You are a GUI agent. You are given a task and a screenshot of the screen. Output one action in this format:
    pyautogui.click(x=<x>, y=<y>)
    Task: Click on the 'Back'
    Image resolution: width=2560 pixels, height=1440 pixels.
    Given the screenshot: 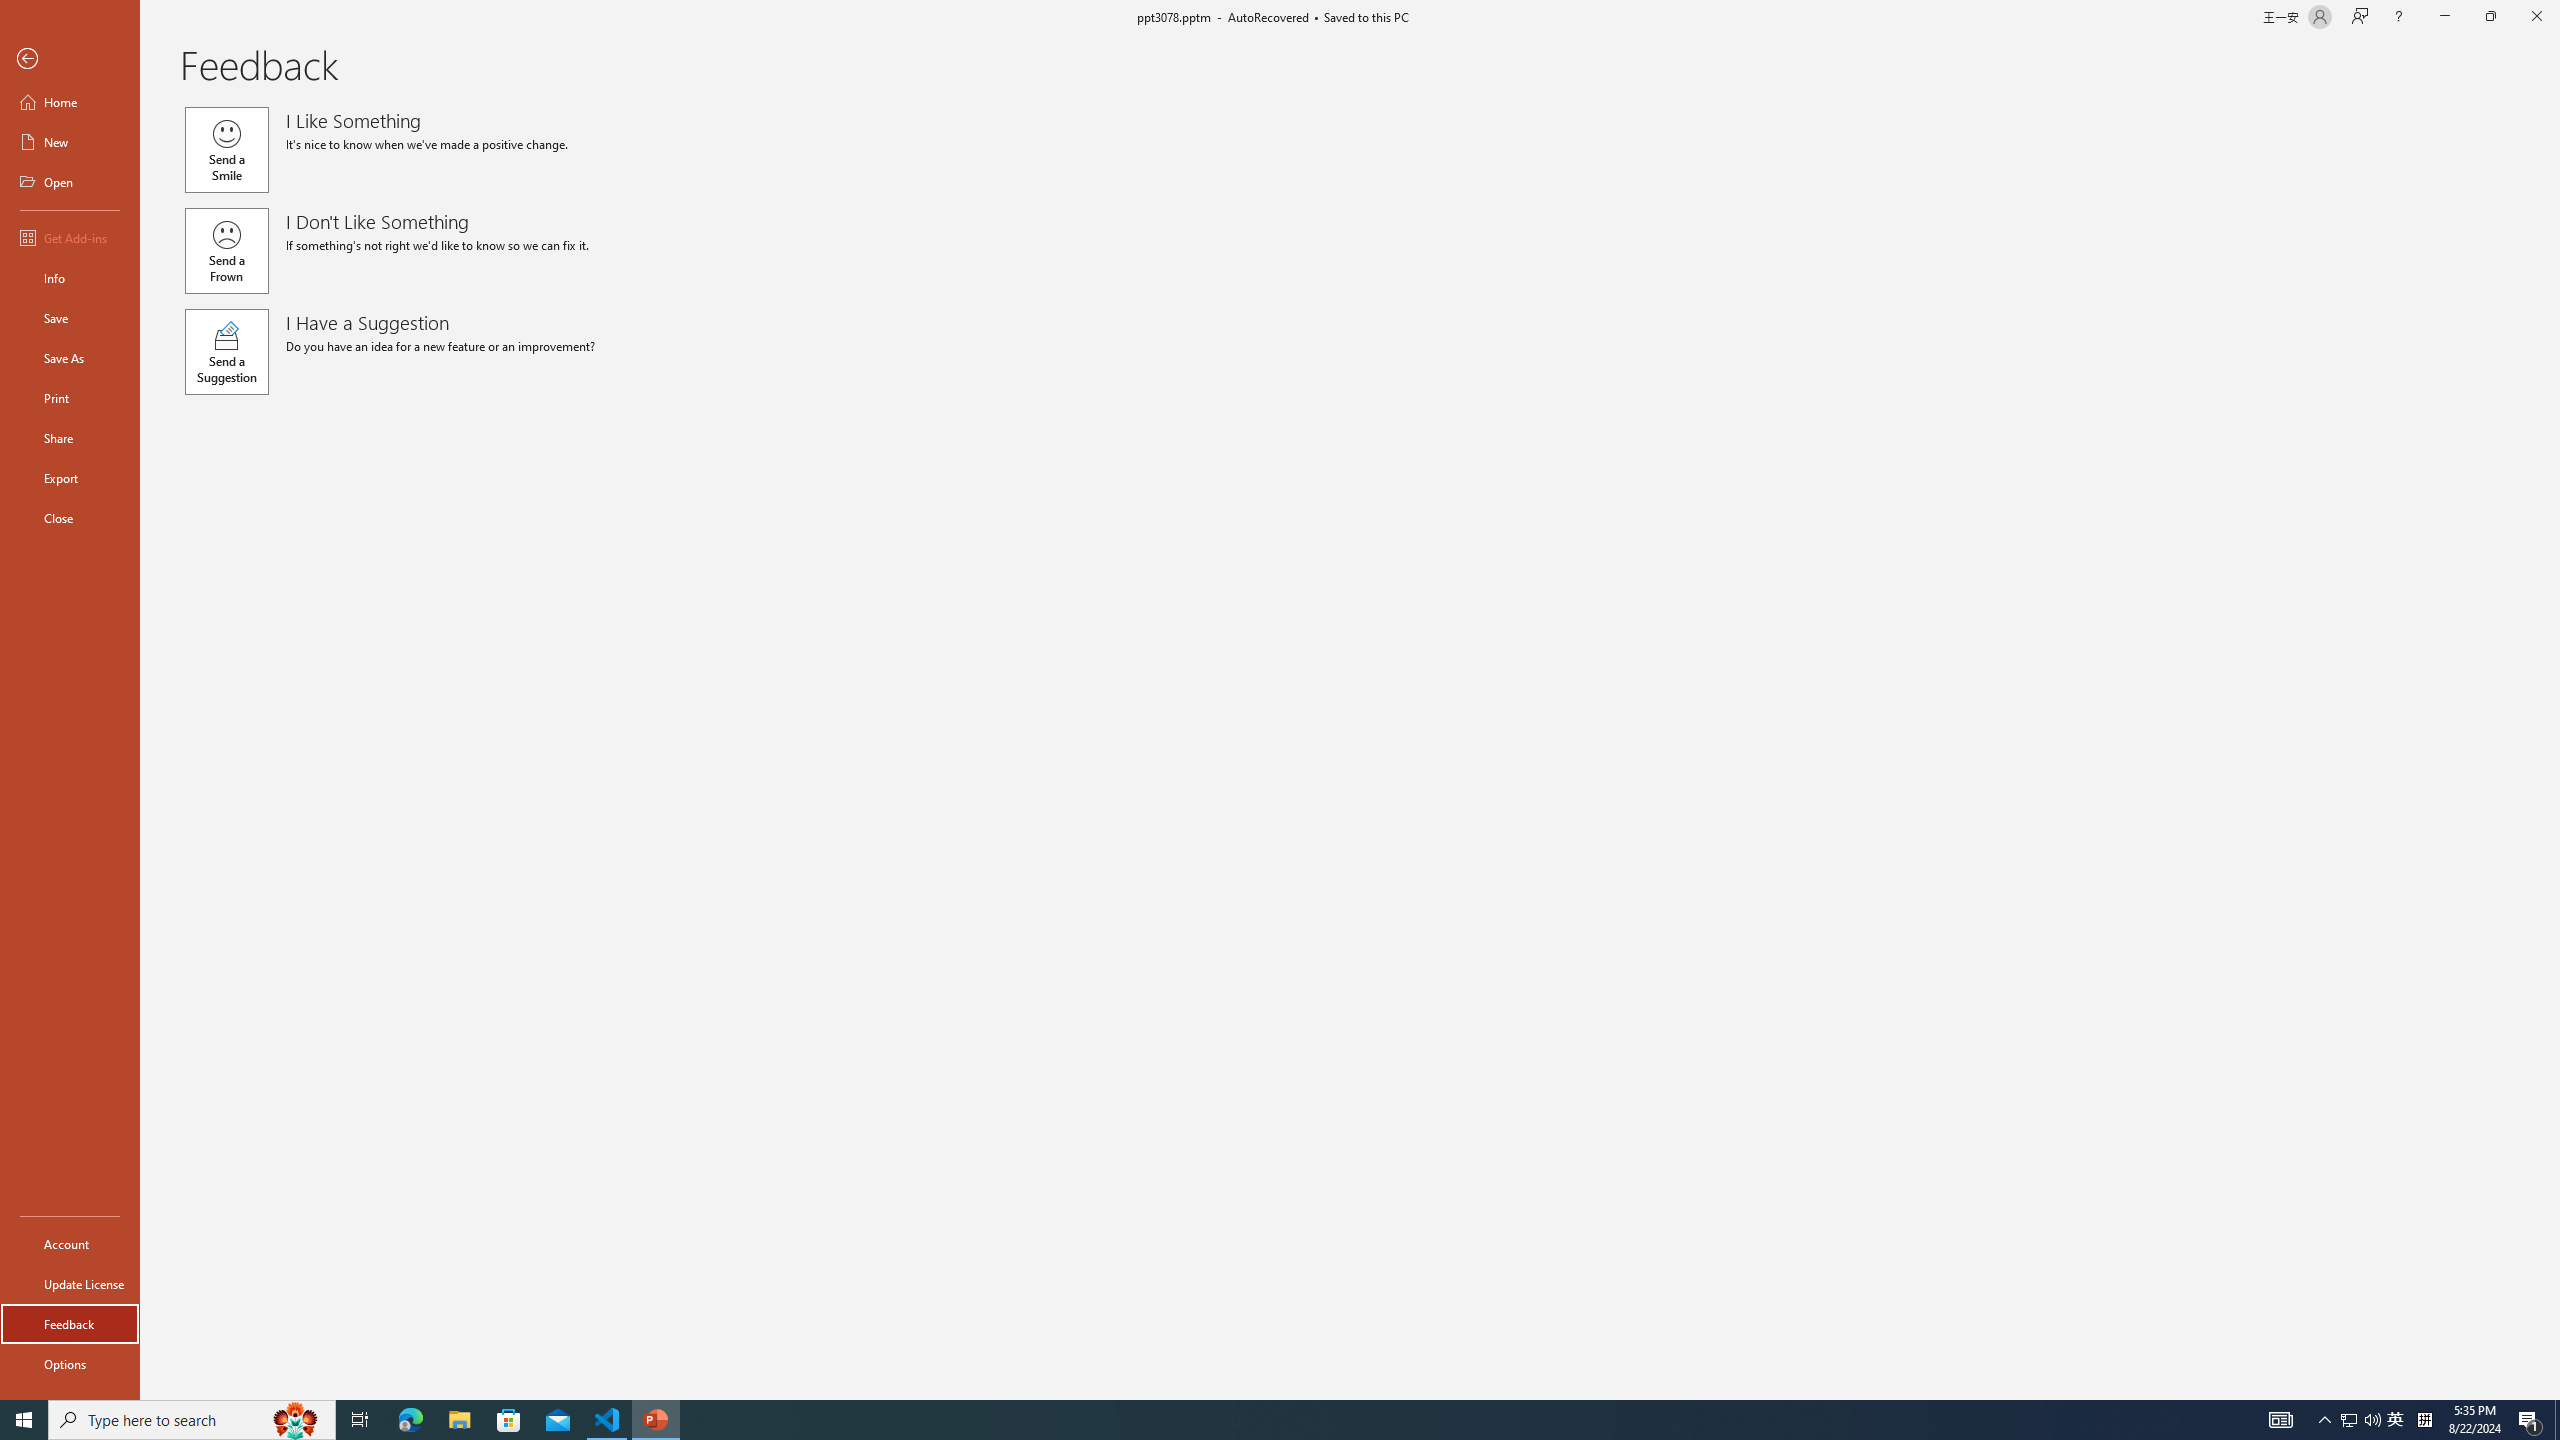 What is the action you would take?
    pyautogui.click(x=69, y=58)
    